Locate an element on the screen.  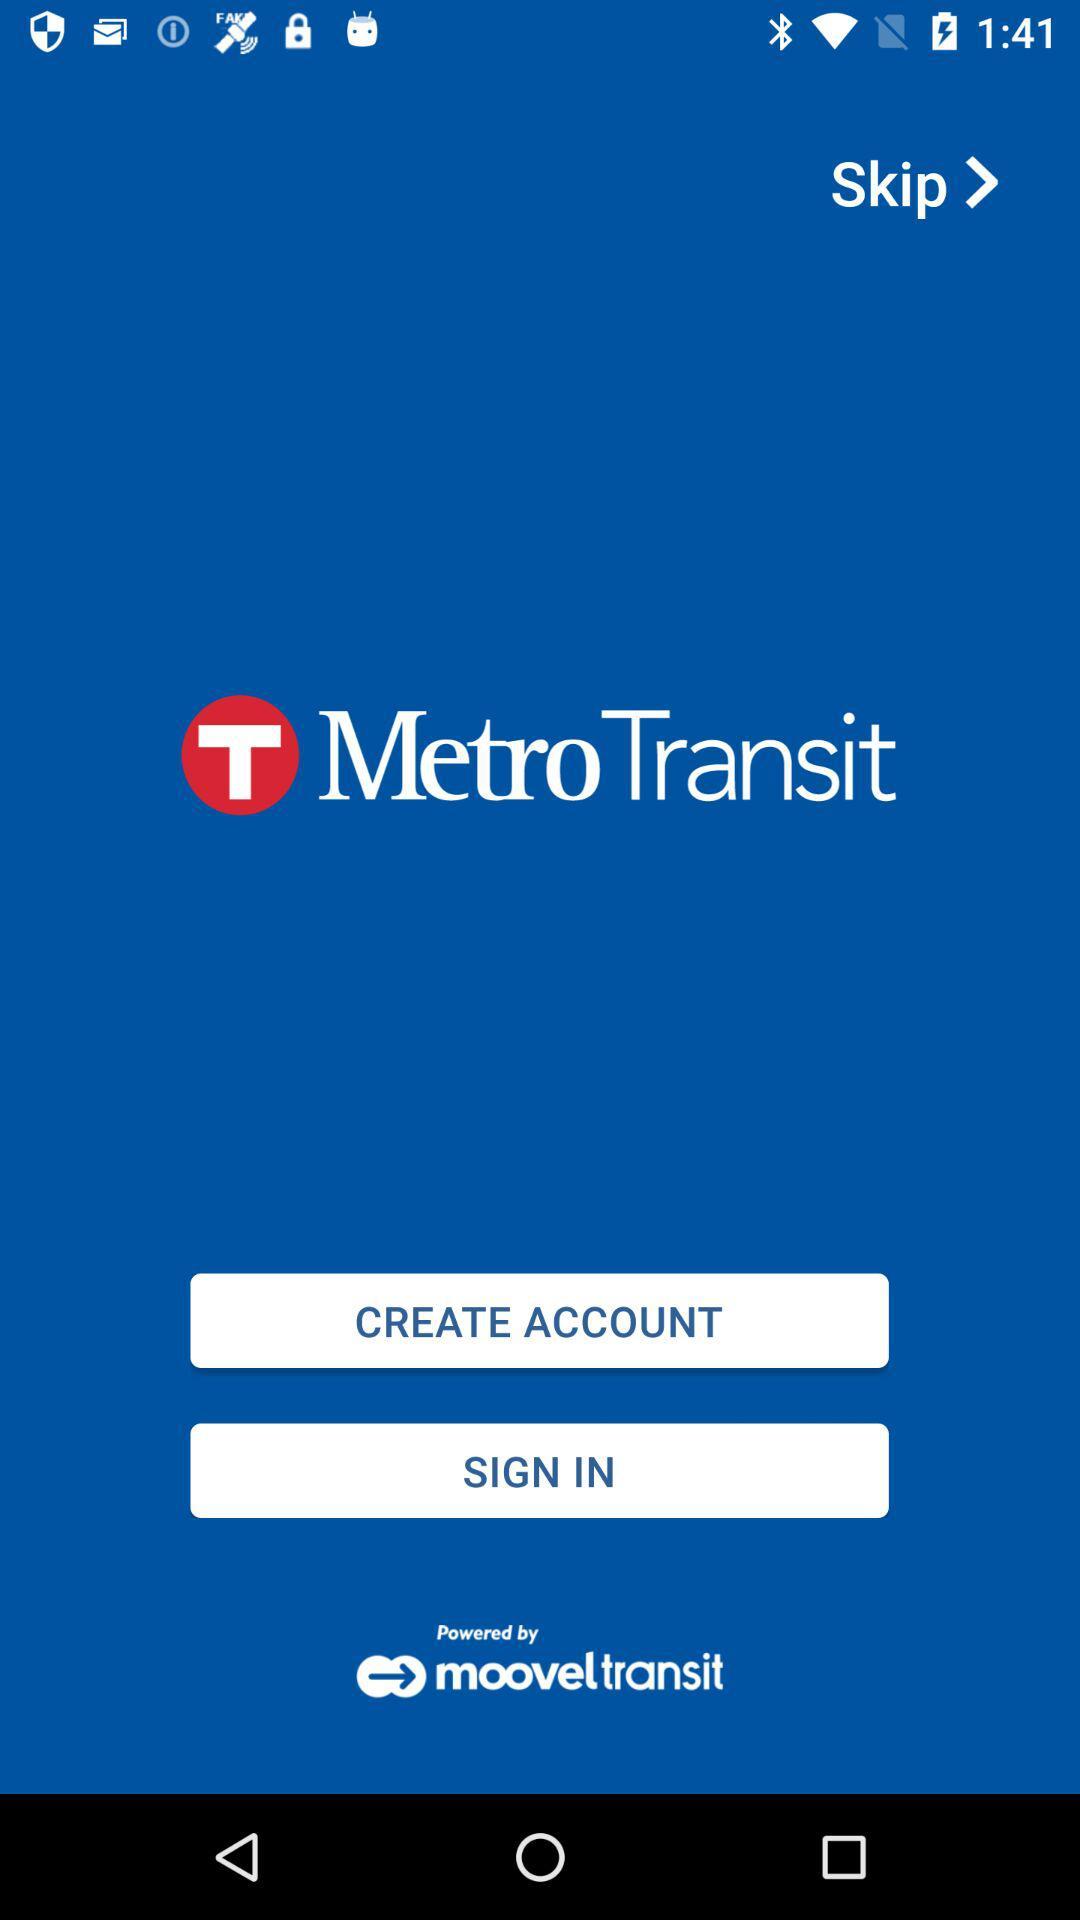
item below the create account item is located at coordinates (538, 1470).